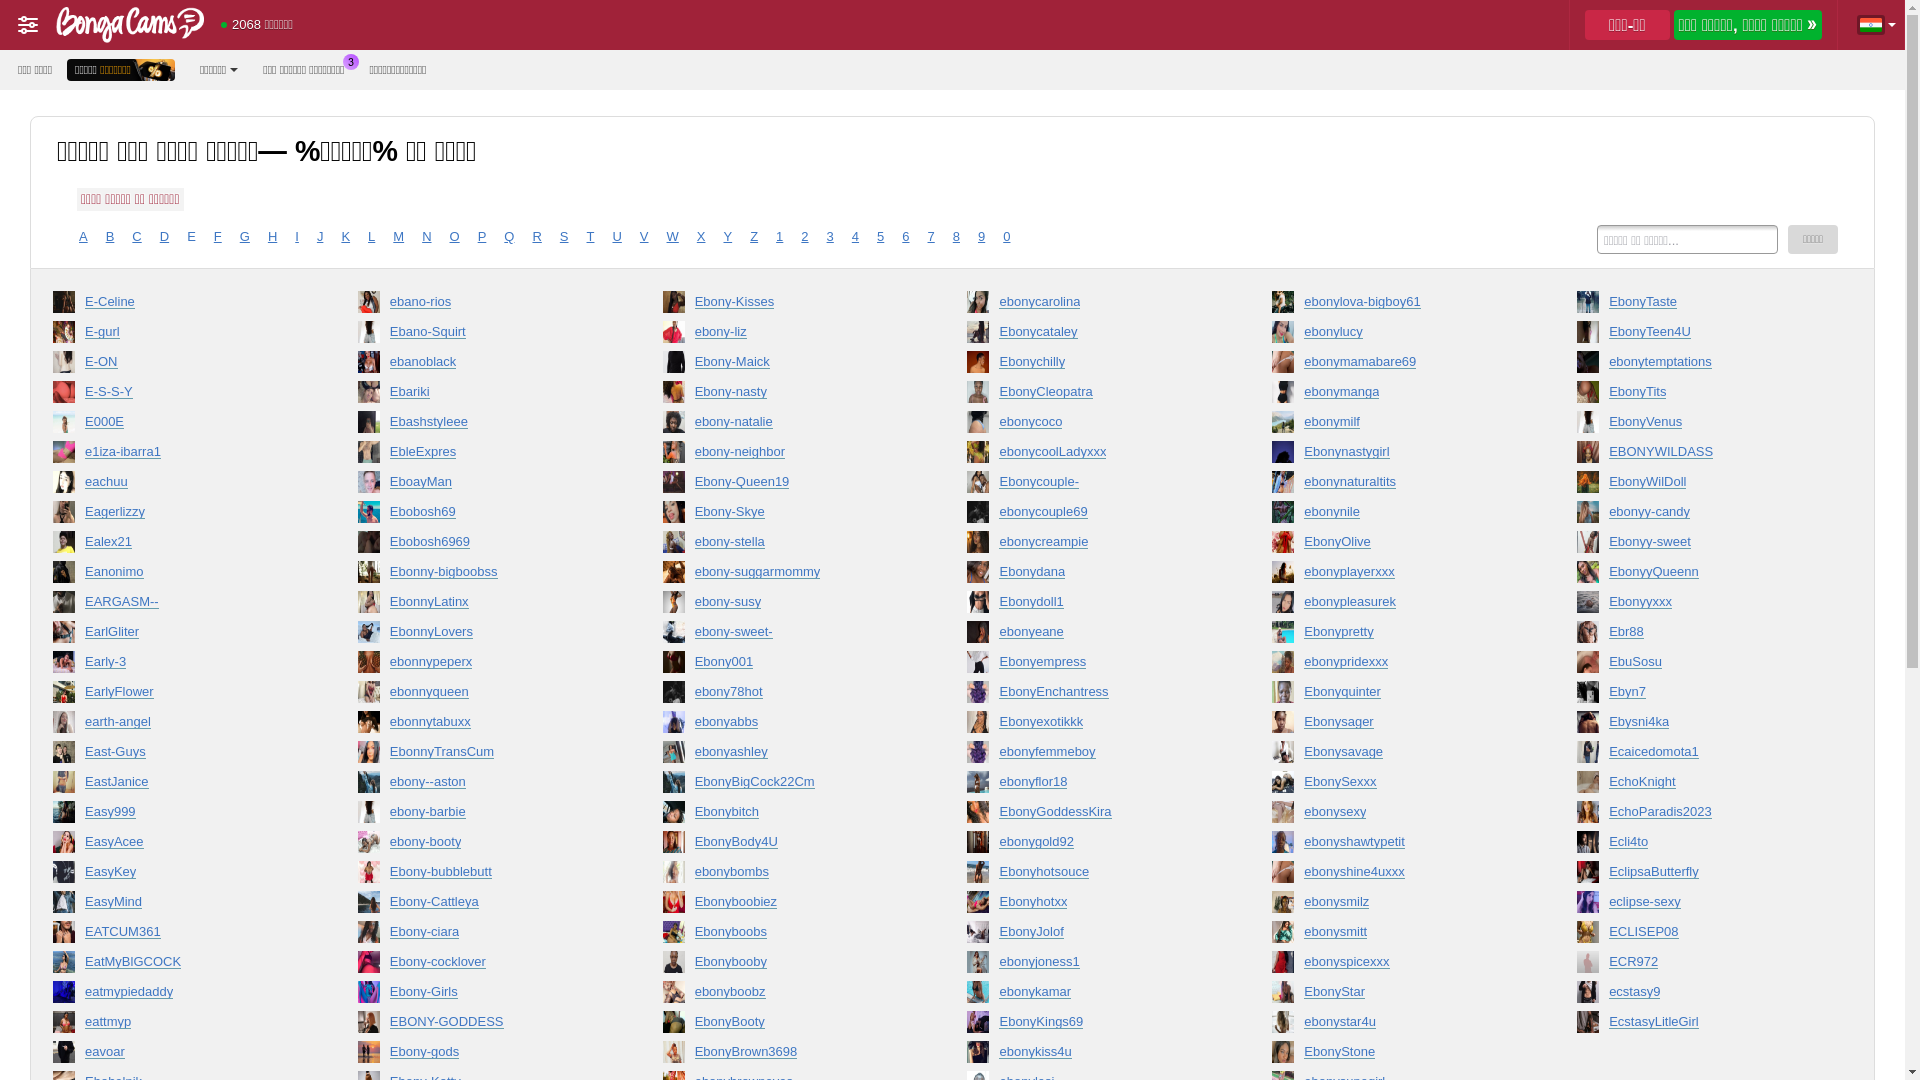 The width and height of the screenshot is (1920, 1080). What do you see at coordinates (786, 604) in the screenshot?
I see `'ebony-susy'` at bounding box center [786, 604].